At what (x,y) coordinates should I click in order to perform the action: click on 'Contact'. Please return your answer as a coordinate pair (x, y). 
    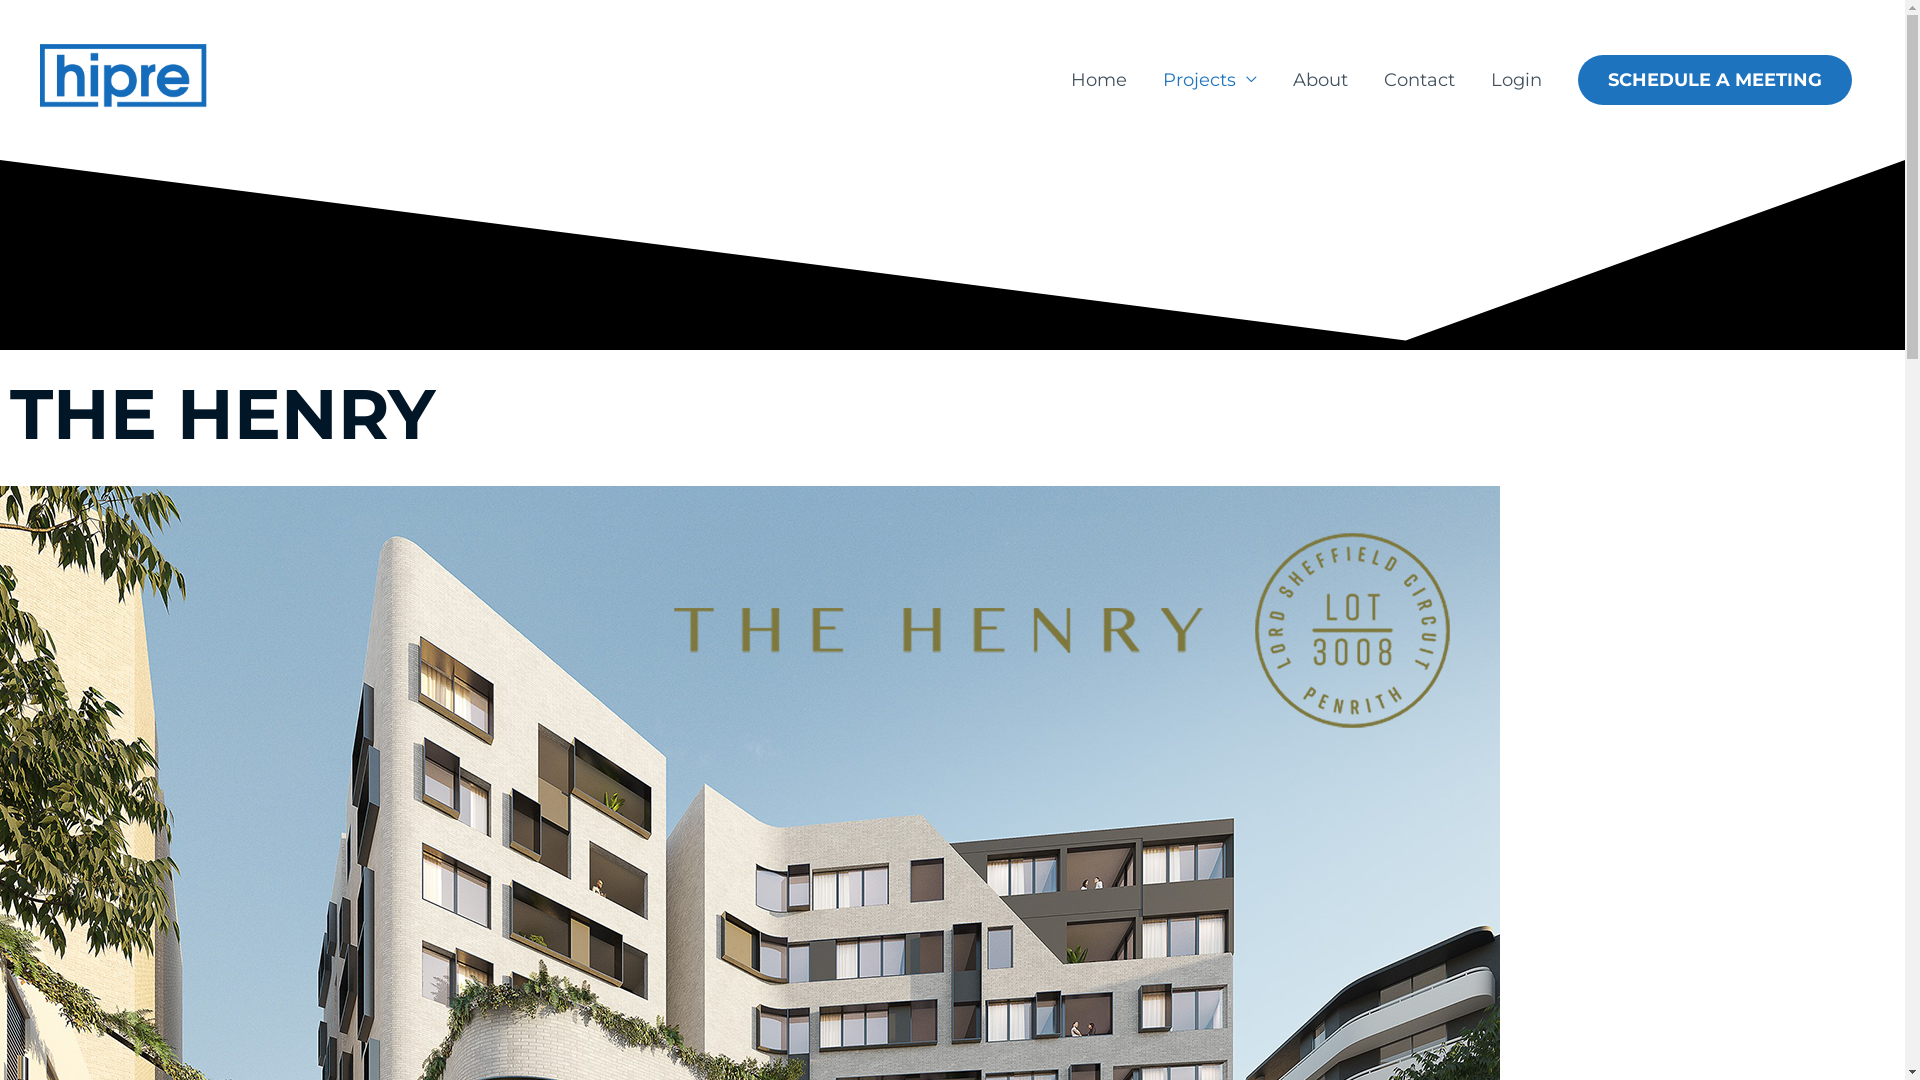
    Looking at the image, I should click on (1418, 79).